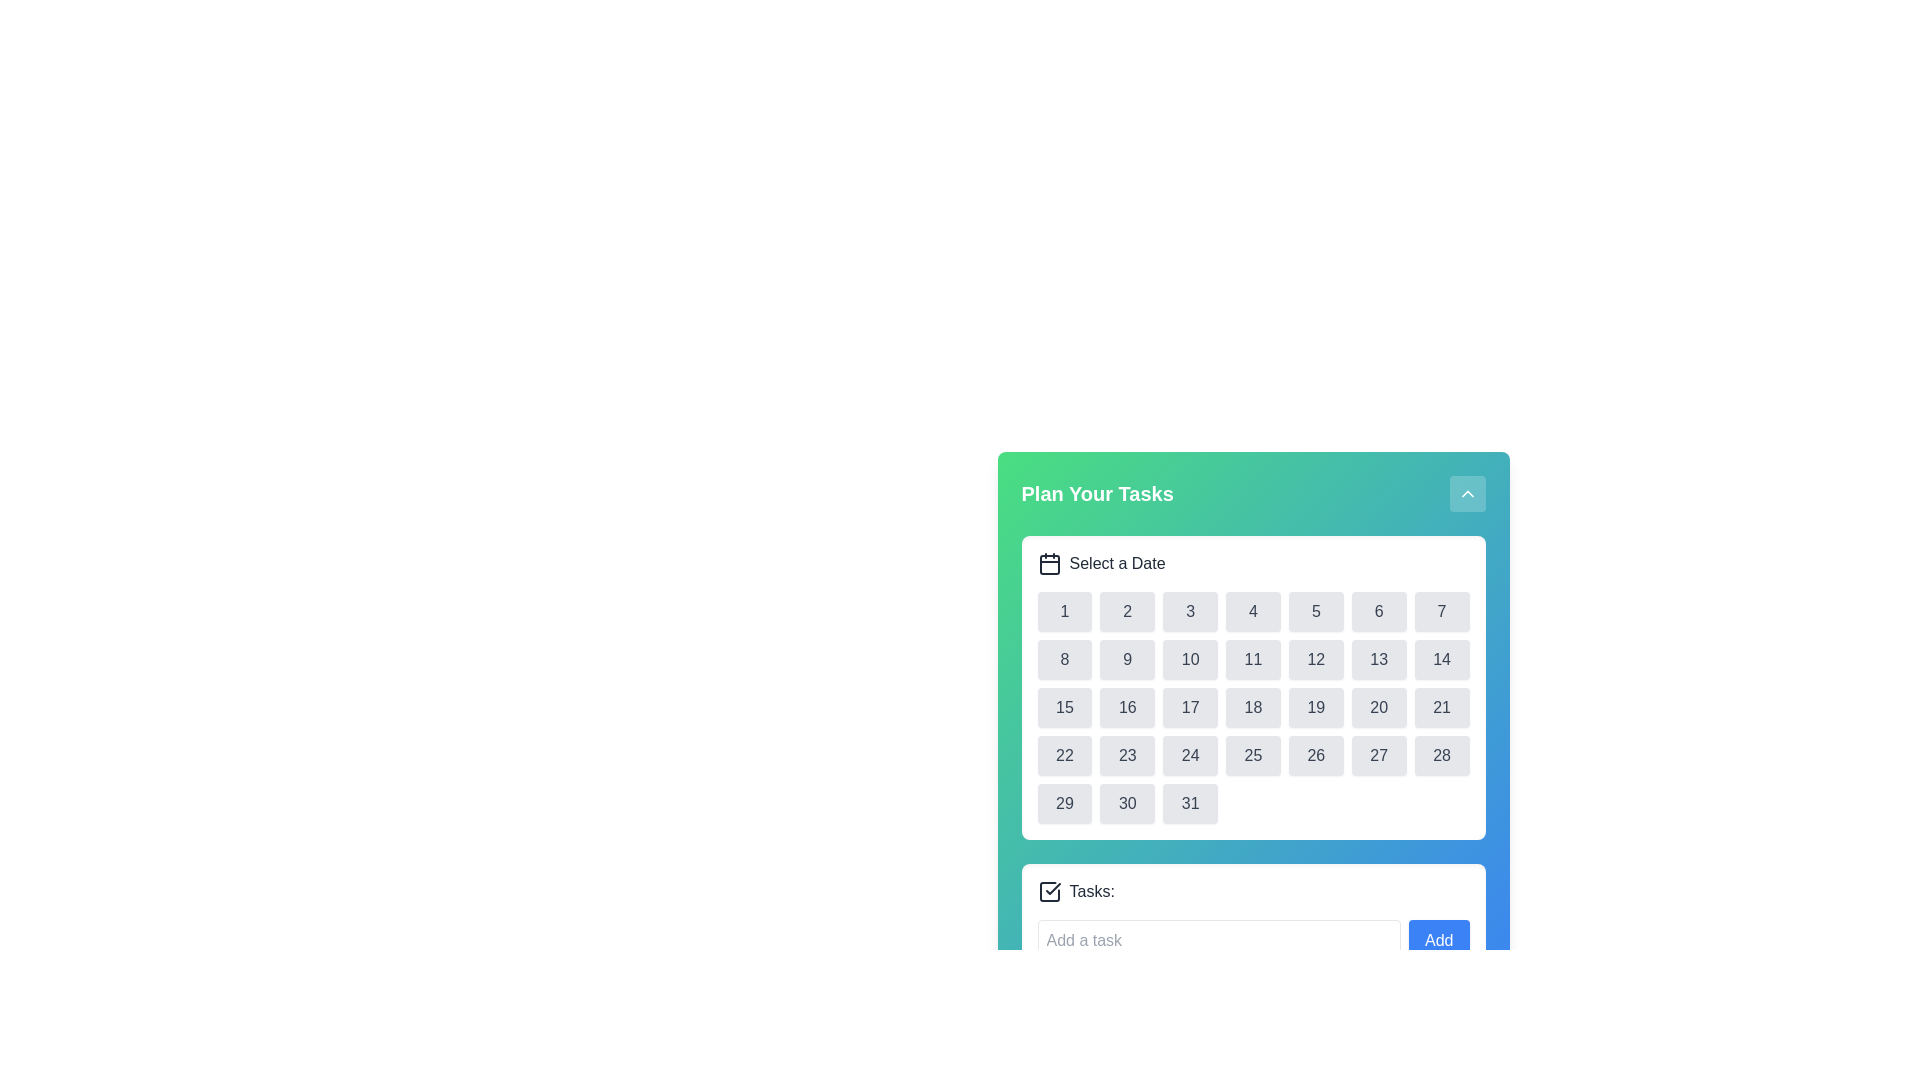 The image size is (1920, 1080). What do you see at coordinates (1063, 802) in the screenshot?
I see `the clickable calendar date tile representing the 29th day, located` at bounding box center [1063, 802].